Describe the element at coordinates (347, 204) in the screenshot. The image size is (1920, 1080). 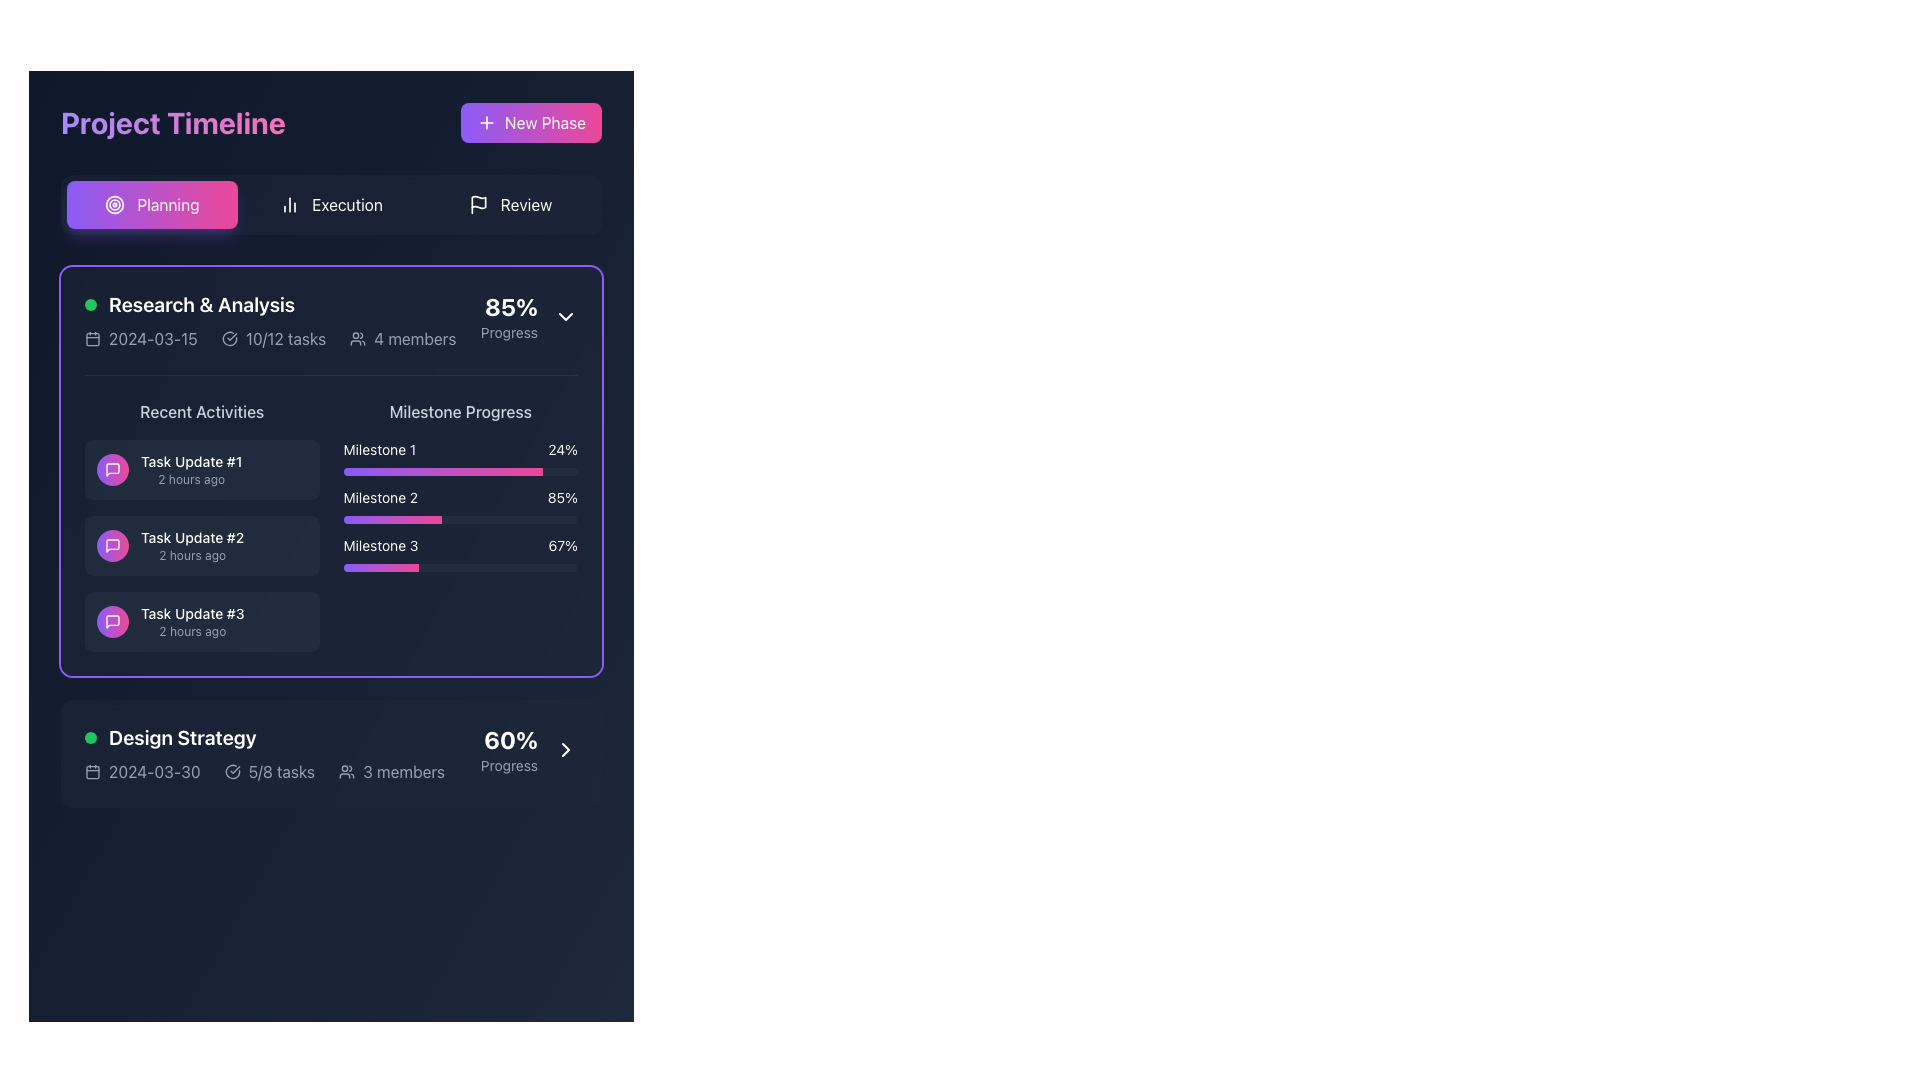
I see `the 'Execution' text label located in the horizontal navigation bar at the top of the interface, which is positioned between the 'Planning' and 'Review' options` at that location.